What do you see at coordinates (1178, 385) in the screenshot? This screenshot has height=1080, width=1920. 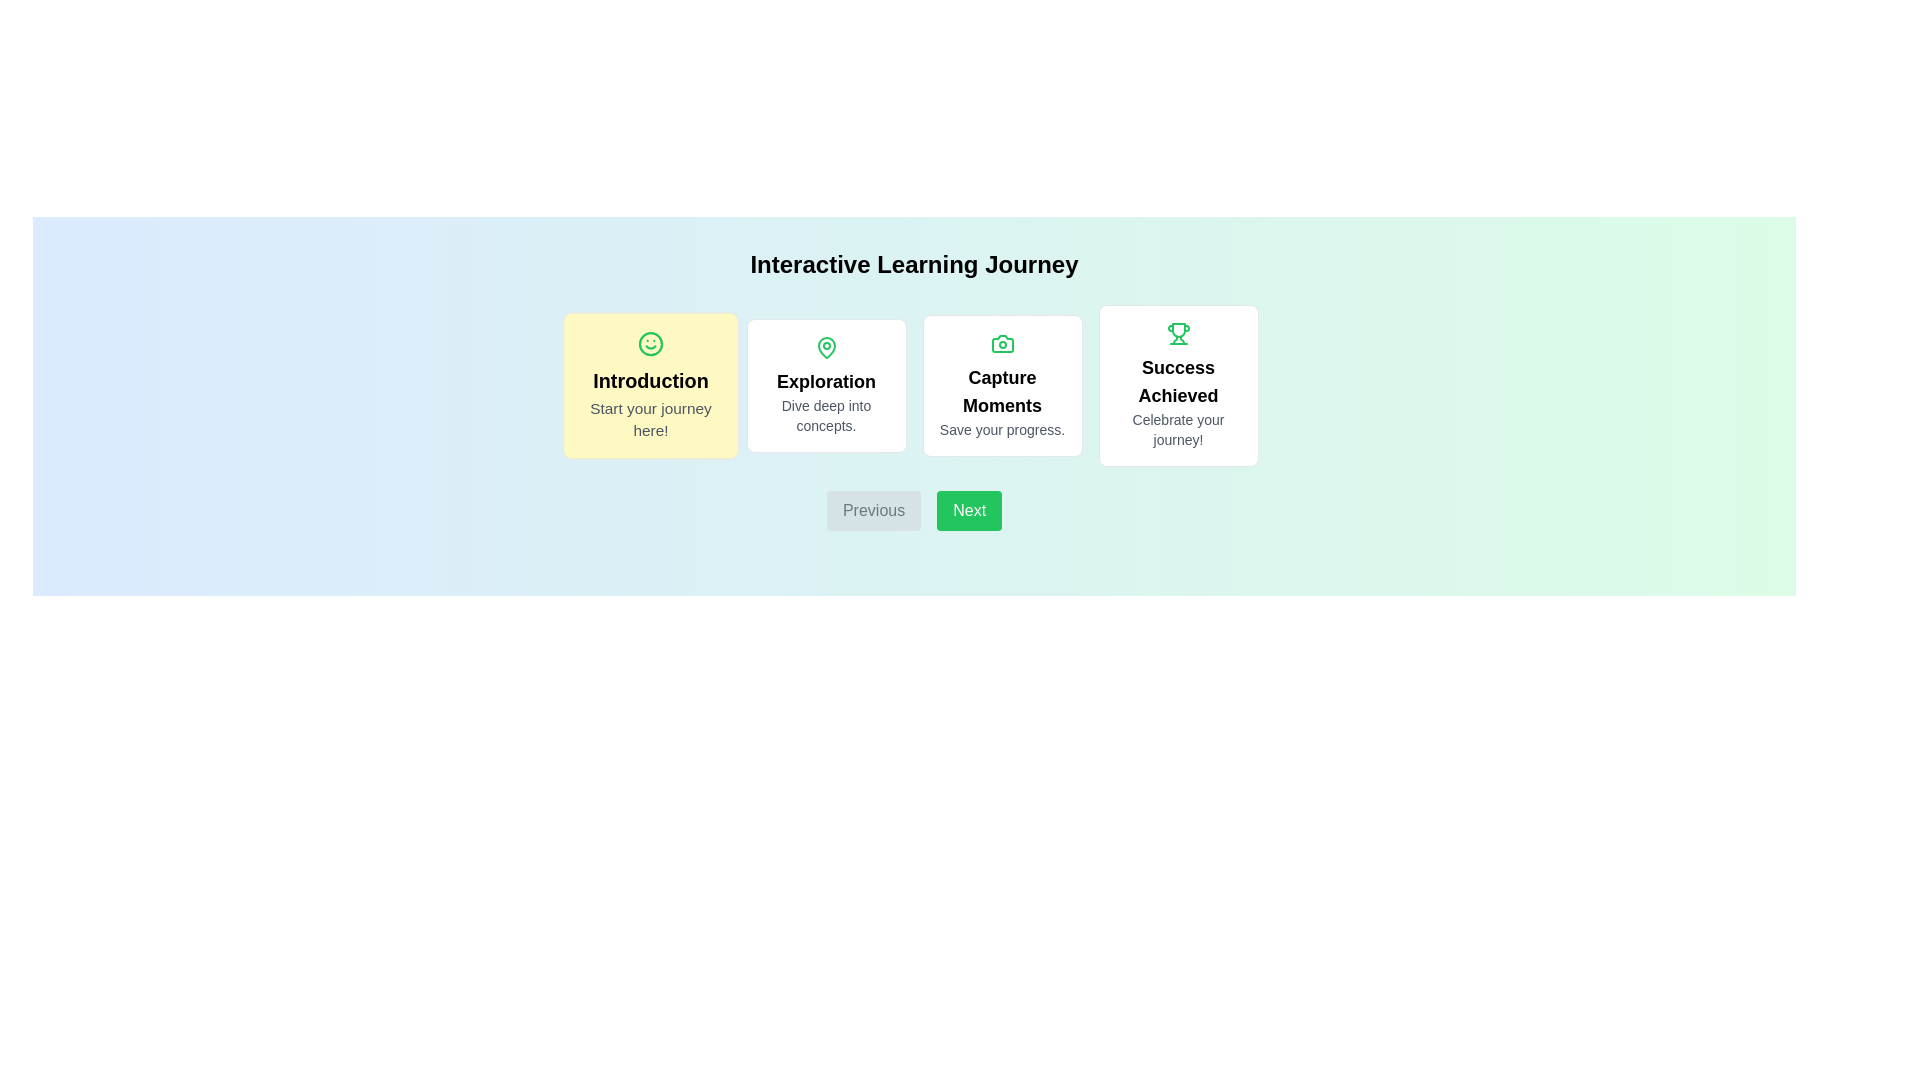 I see `the card corresponding to the journey step Success Achieved` at bounding box center [1178, 385].